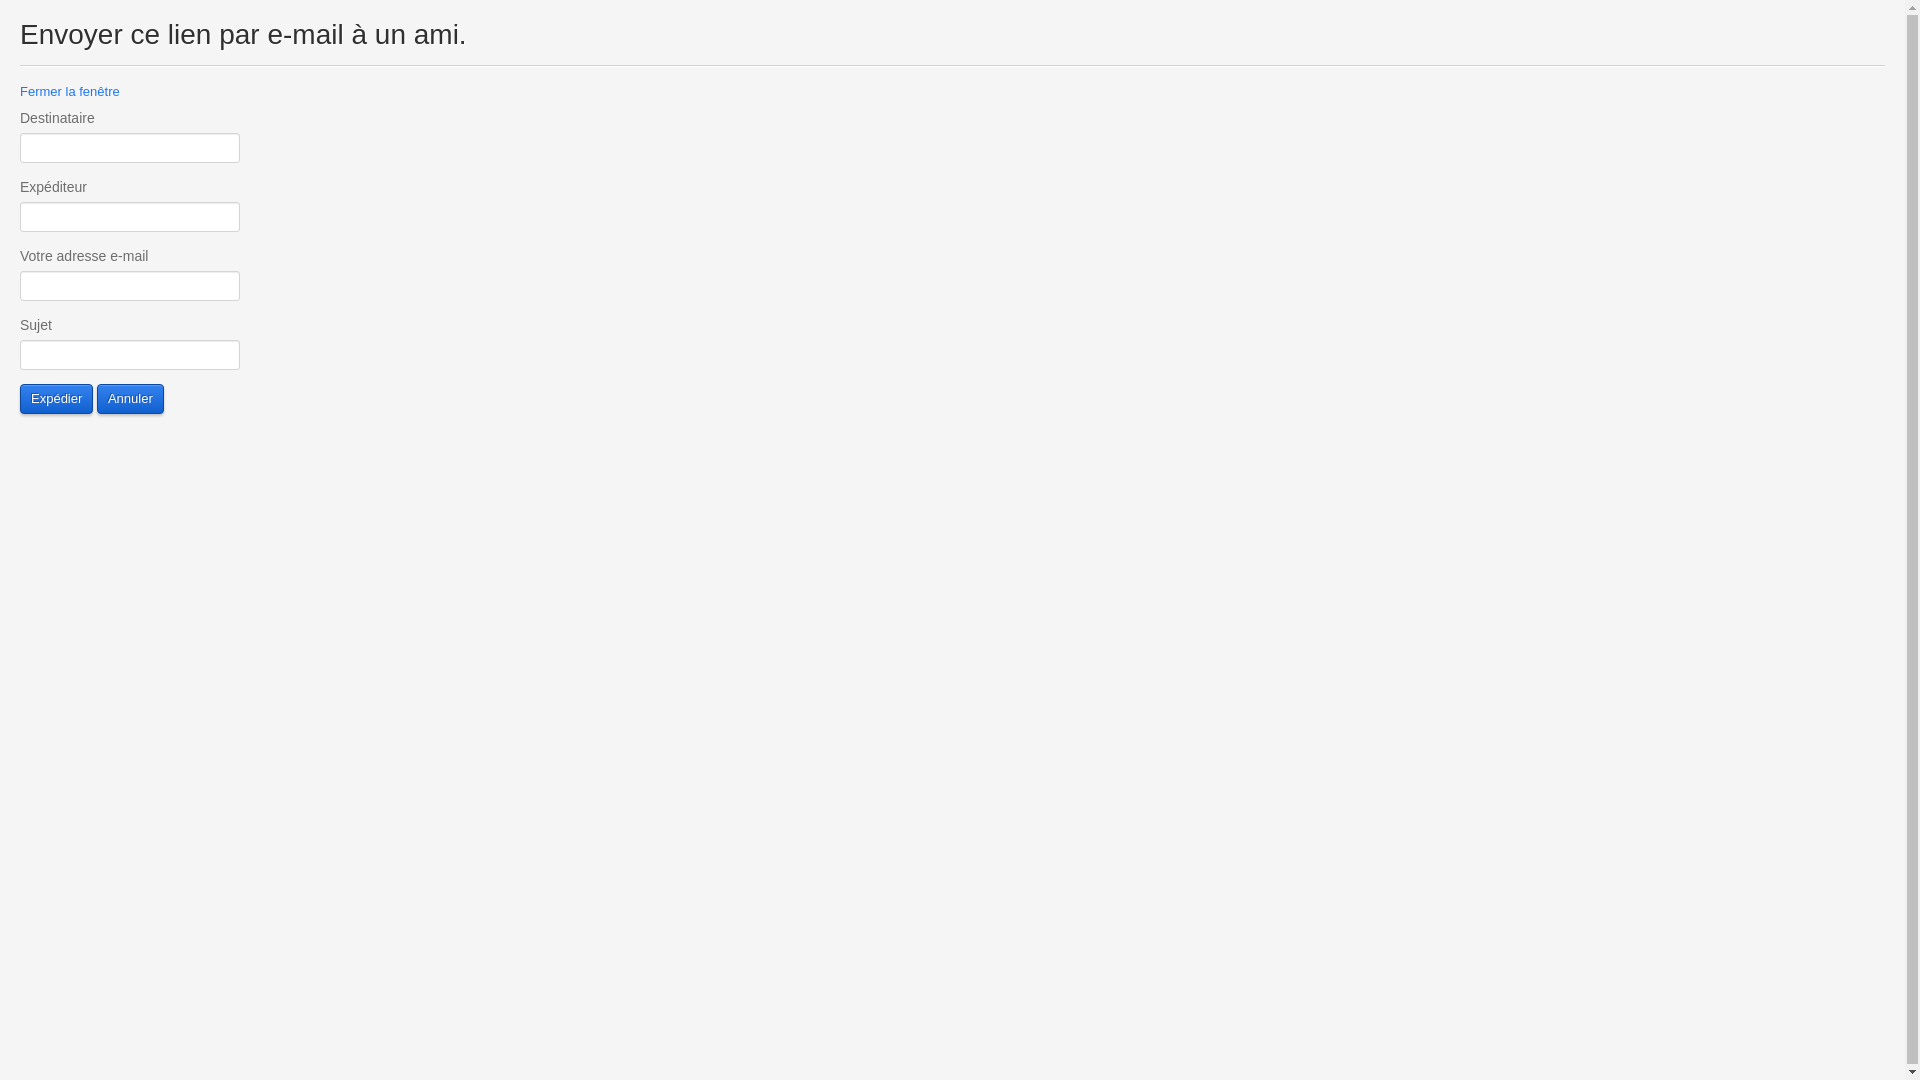 The width and height of the screenshot is (1920, 1080). What do you see at coordinates (129, 398) in the screenshot?
I see `'Annuler'` at bounding box center [129, 398].